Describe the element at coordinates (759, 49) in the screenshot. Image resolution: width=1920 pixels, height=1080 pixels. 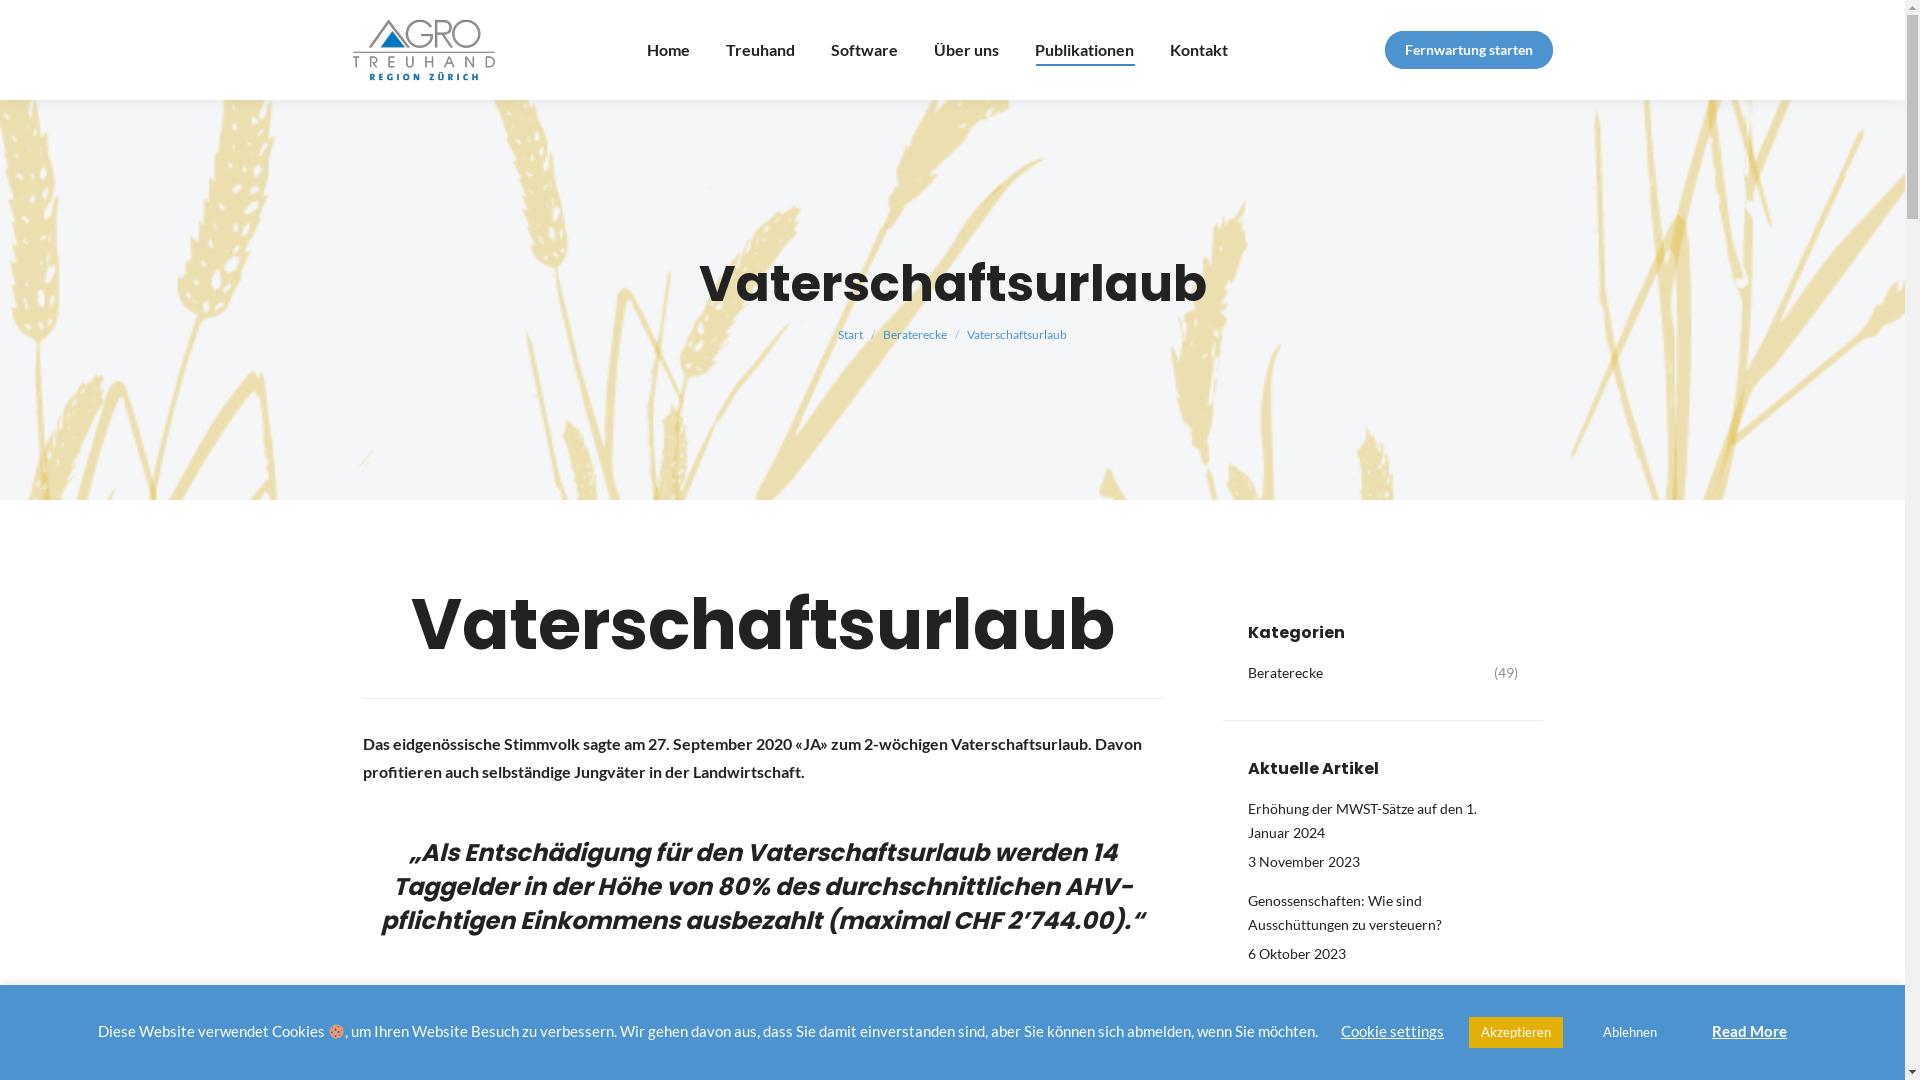
I see `'Treuhand'` at that location.